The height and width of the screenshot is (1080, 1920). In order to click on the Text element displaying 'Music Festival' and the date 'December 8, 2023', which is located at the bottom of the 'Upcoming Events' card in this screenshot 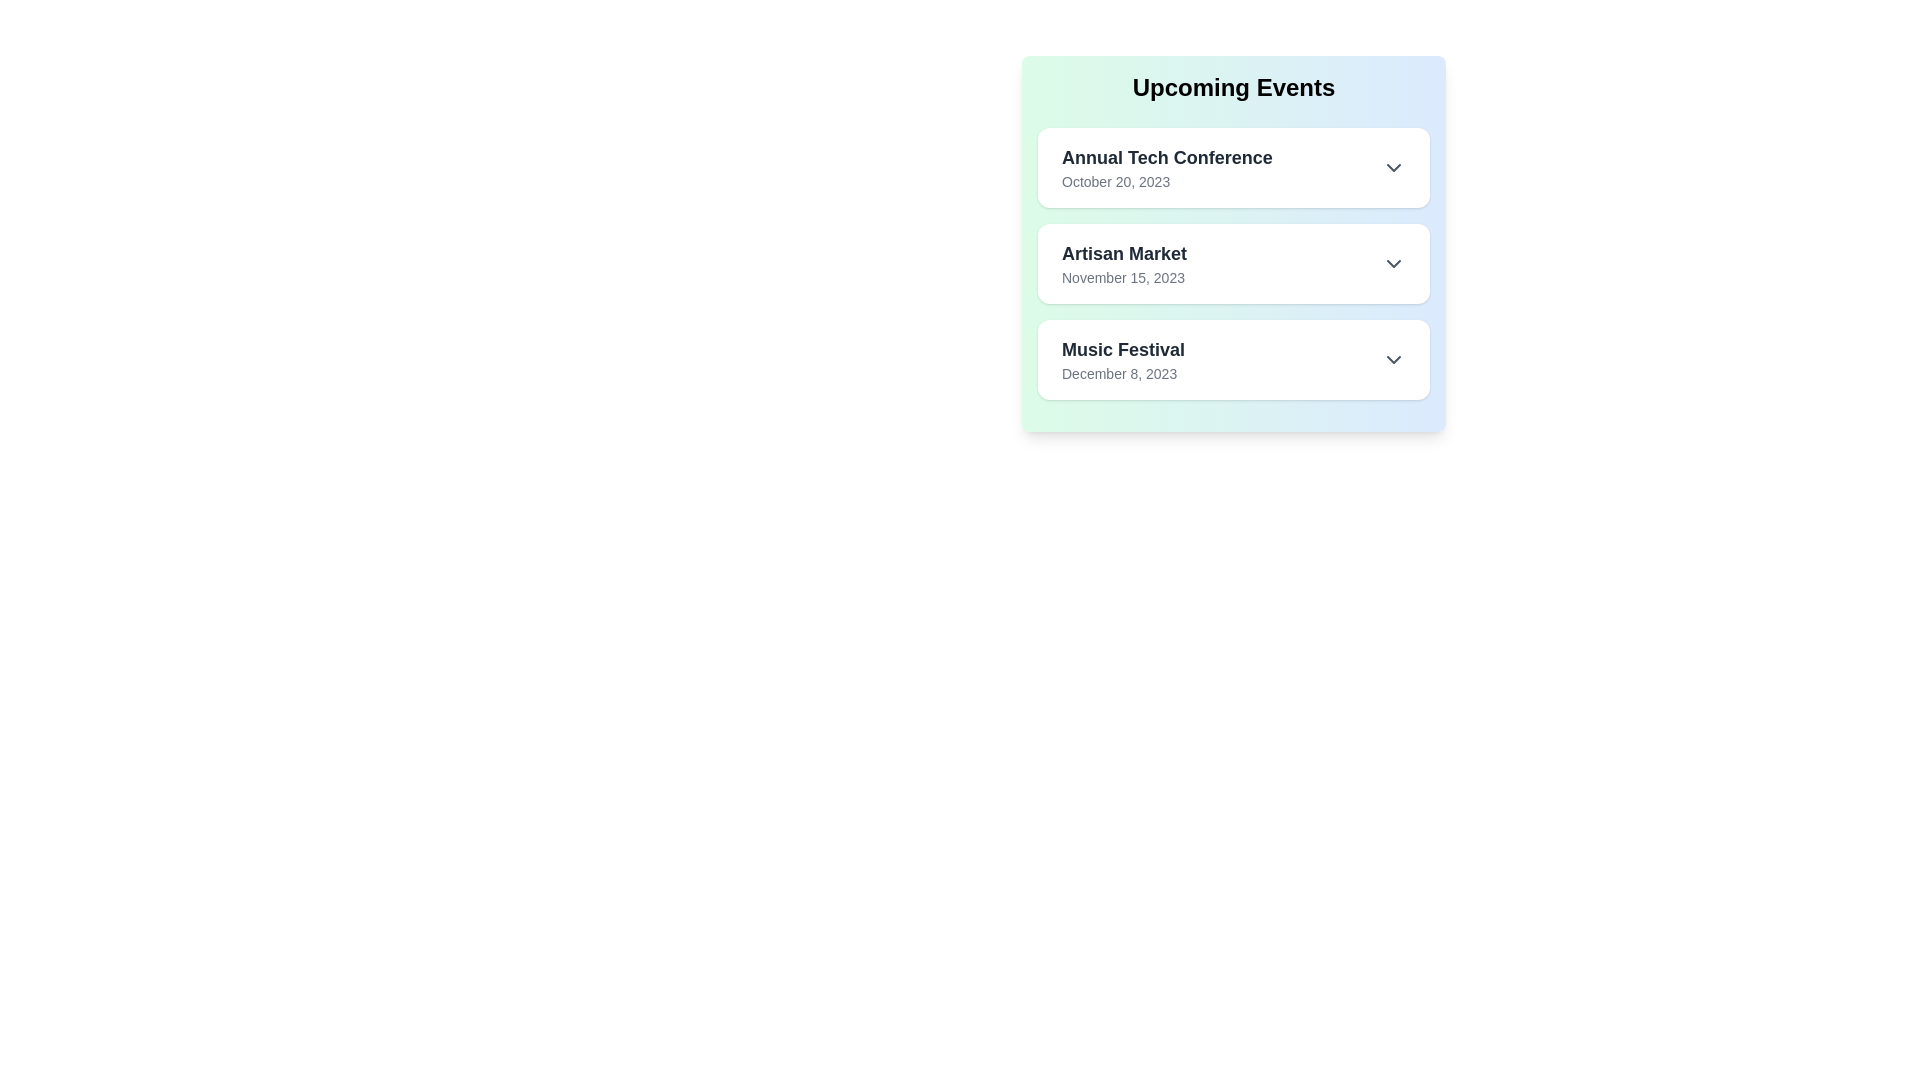, I will do `click(1123, 358)`.